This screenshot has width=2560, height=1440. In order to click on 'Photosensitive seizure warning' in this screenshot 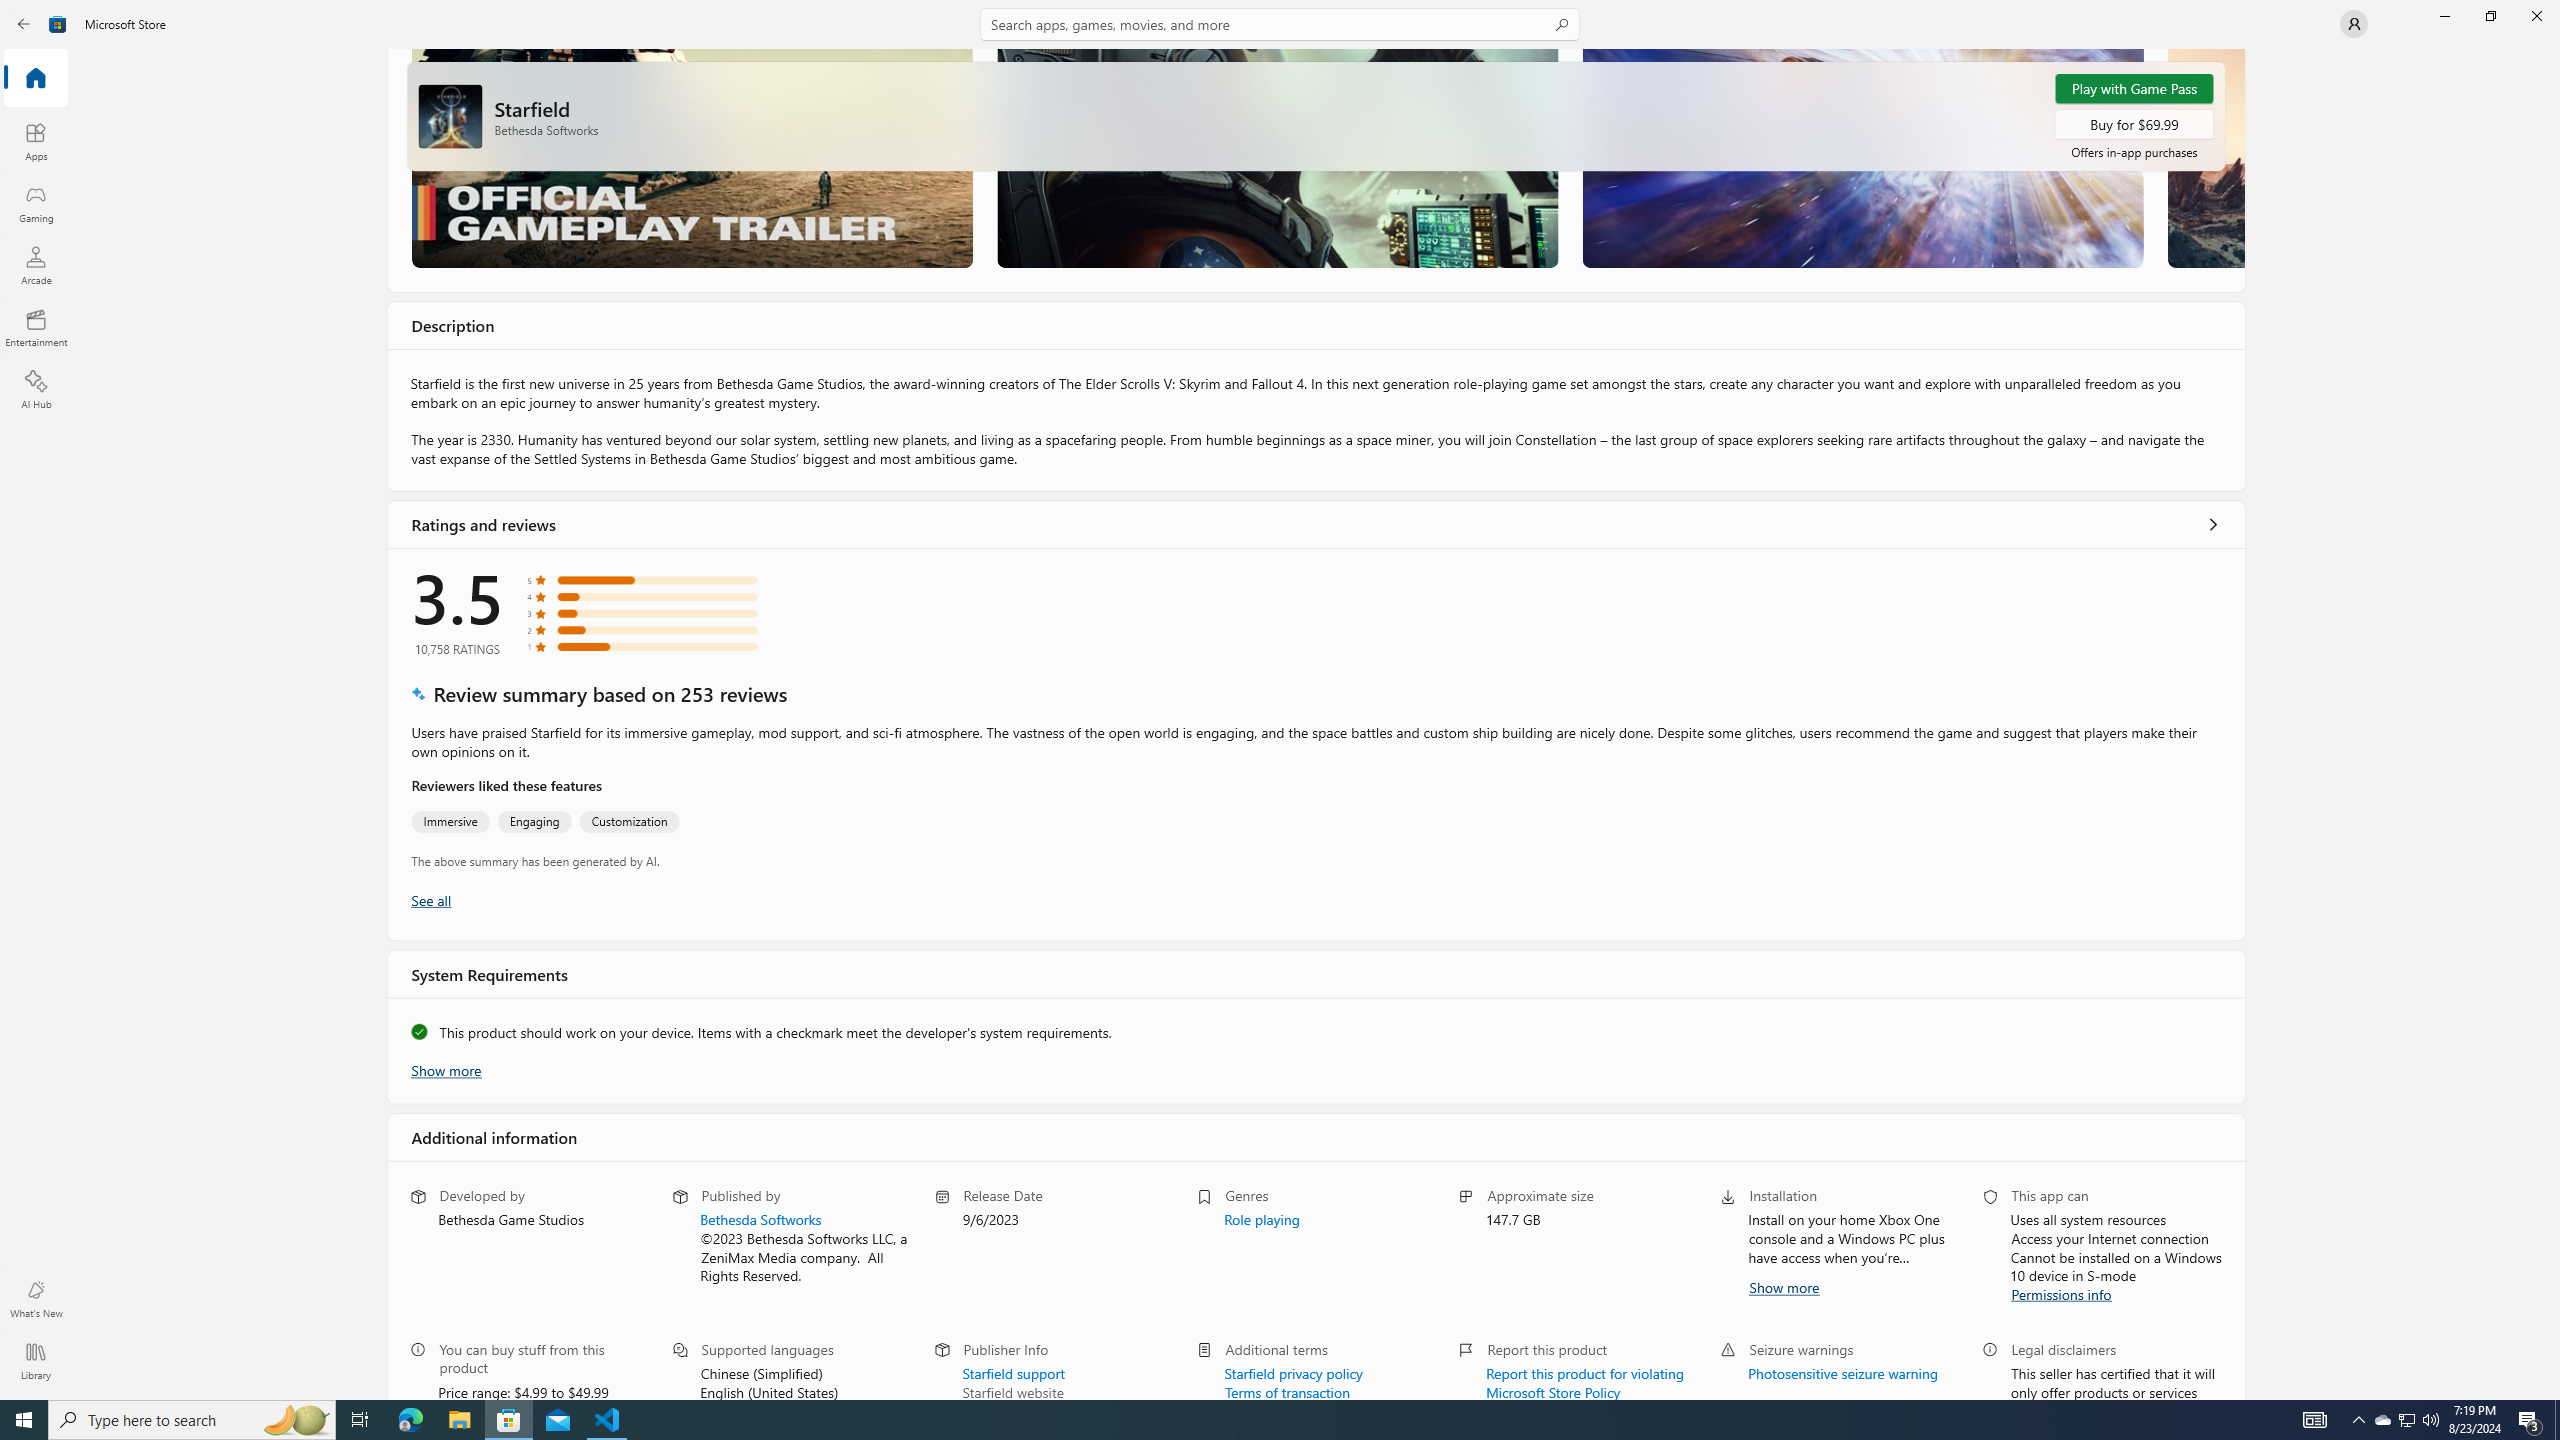, I will do `click(1842, 1371)`.